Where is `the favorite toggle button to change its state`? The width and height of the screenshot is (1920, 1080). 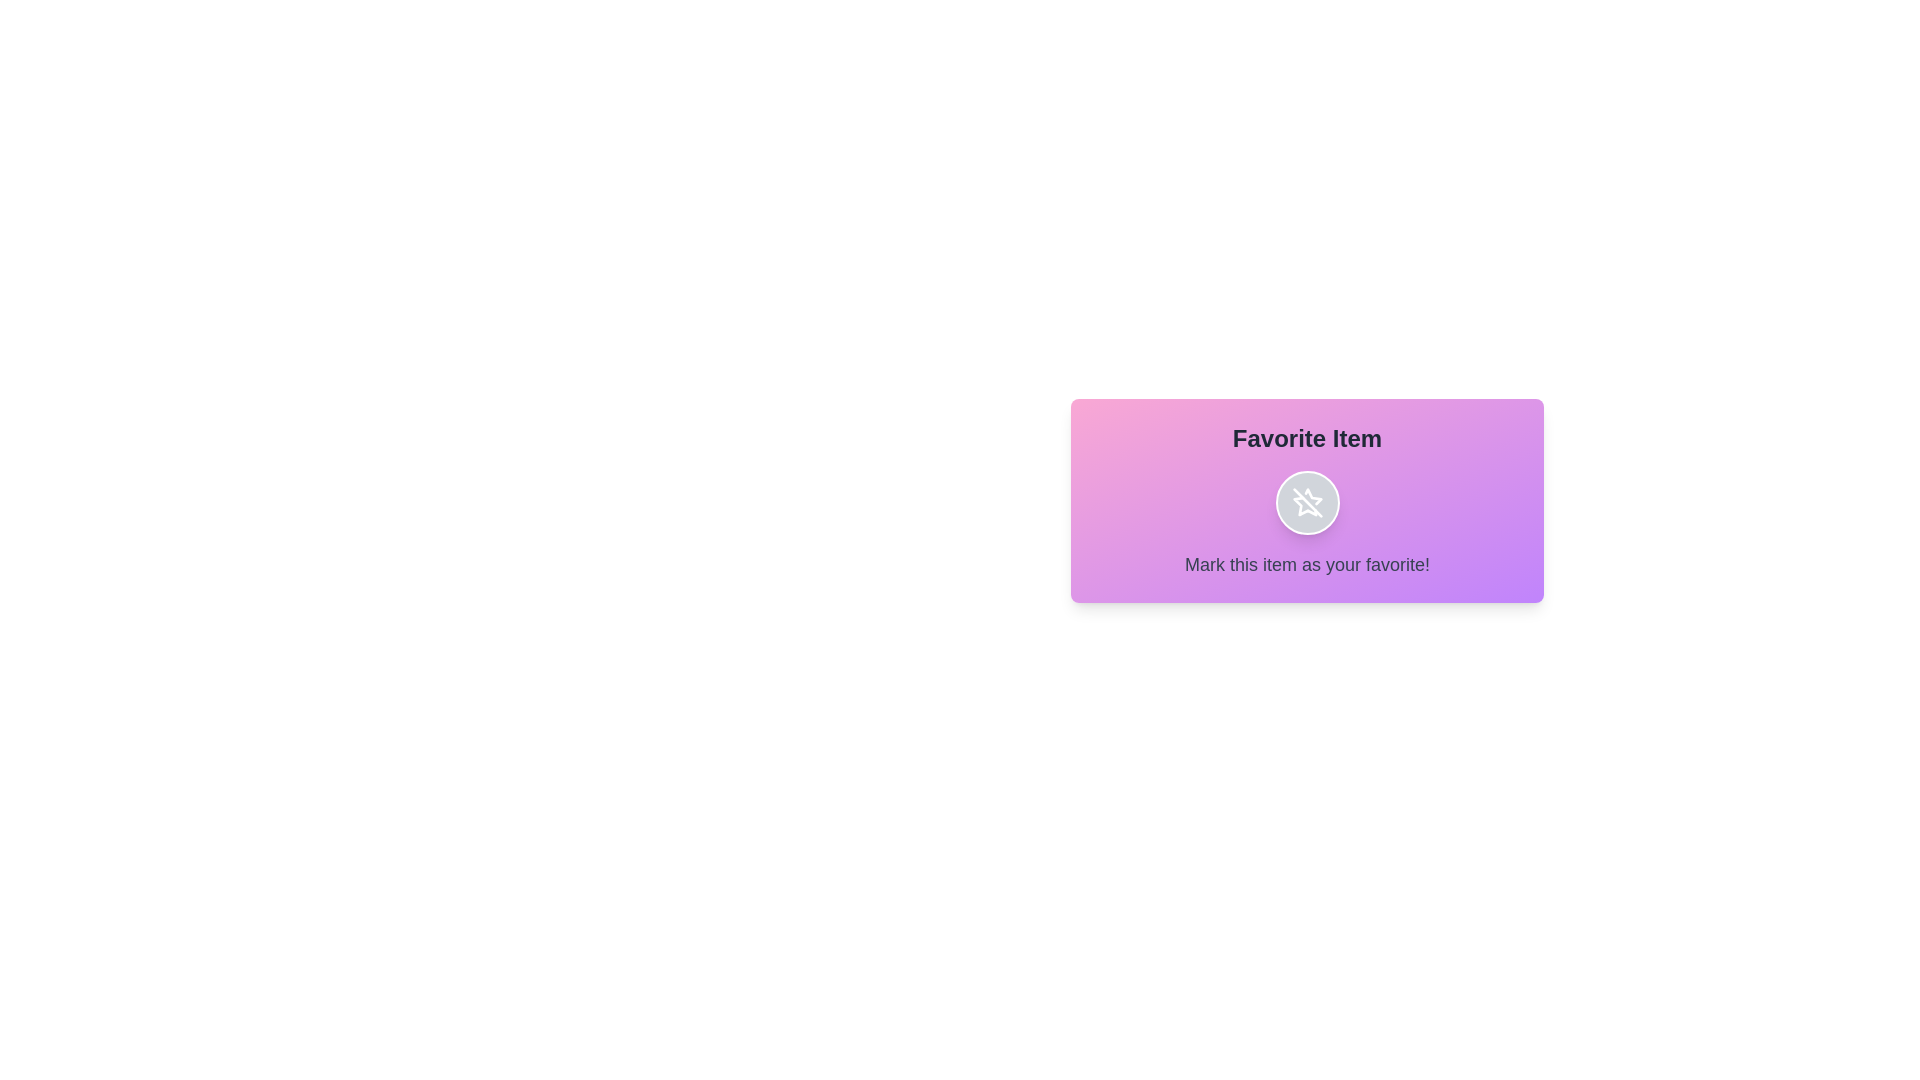 the favorite toggle button to change its state is located at coordinates (1307, 501).